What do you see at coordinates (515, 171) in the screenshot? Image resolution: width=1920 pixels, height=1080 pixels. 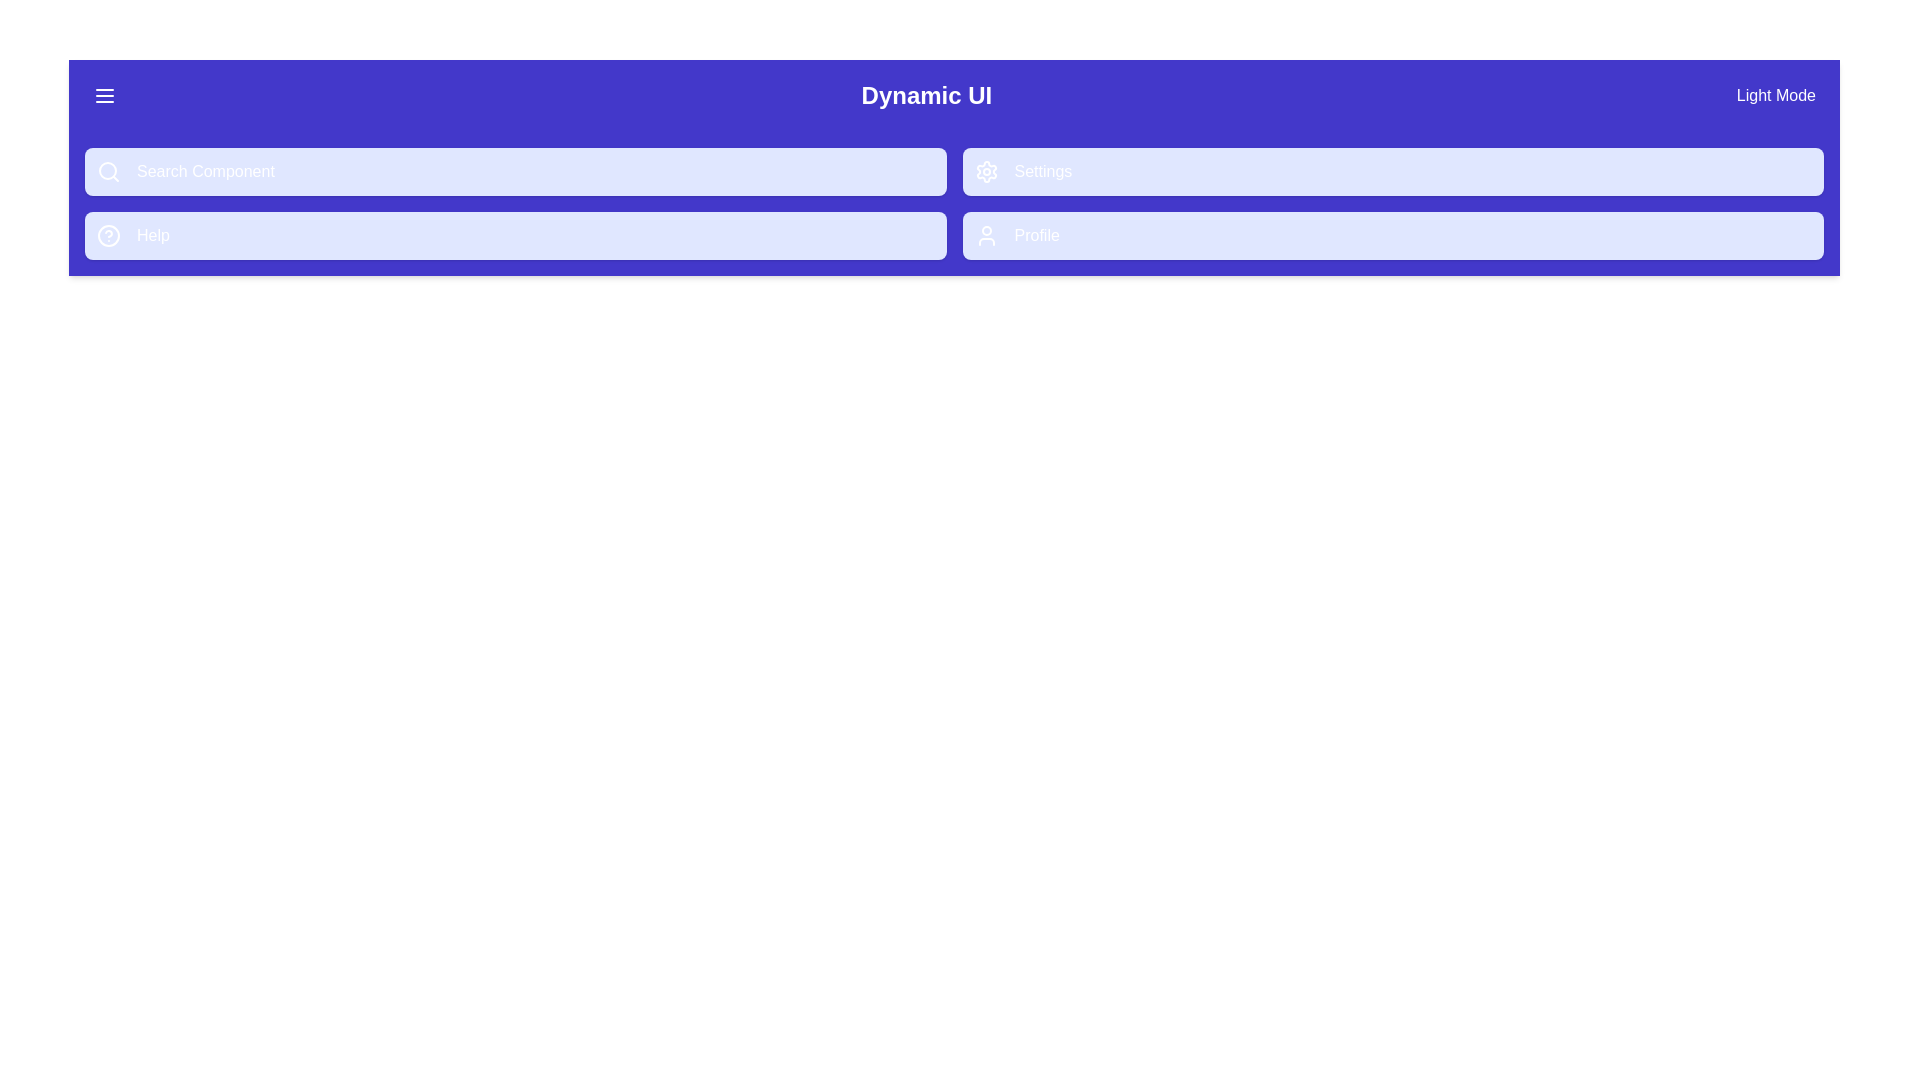 I see `the menu option Search Component from the menu` at bounding box center [515, 171].